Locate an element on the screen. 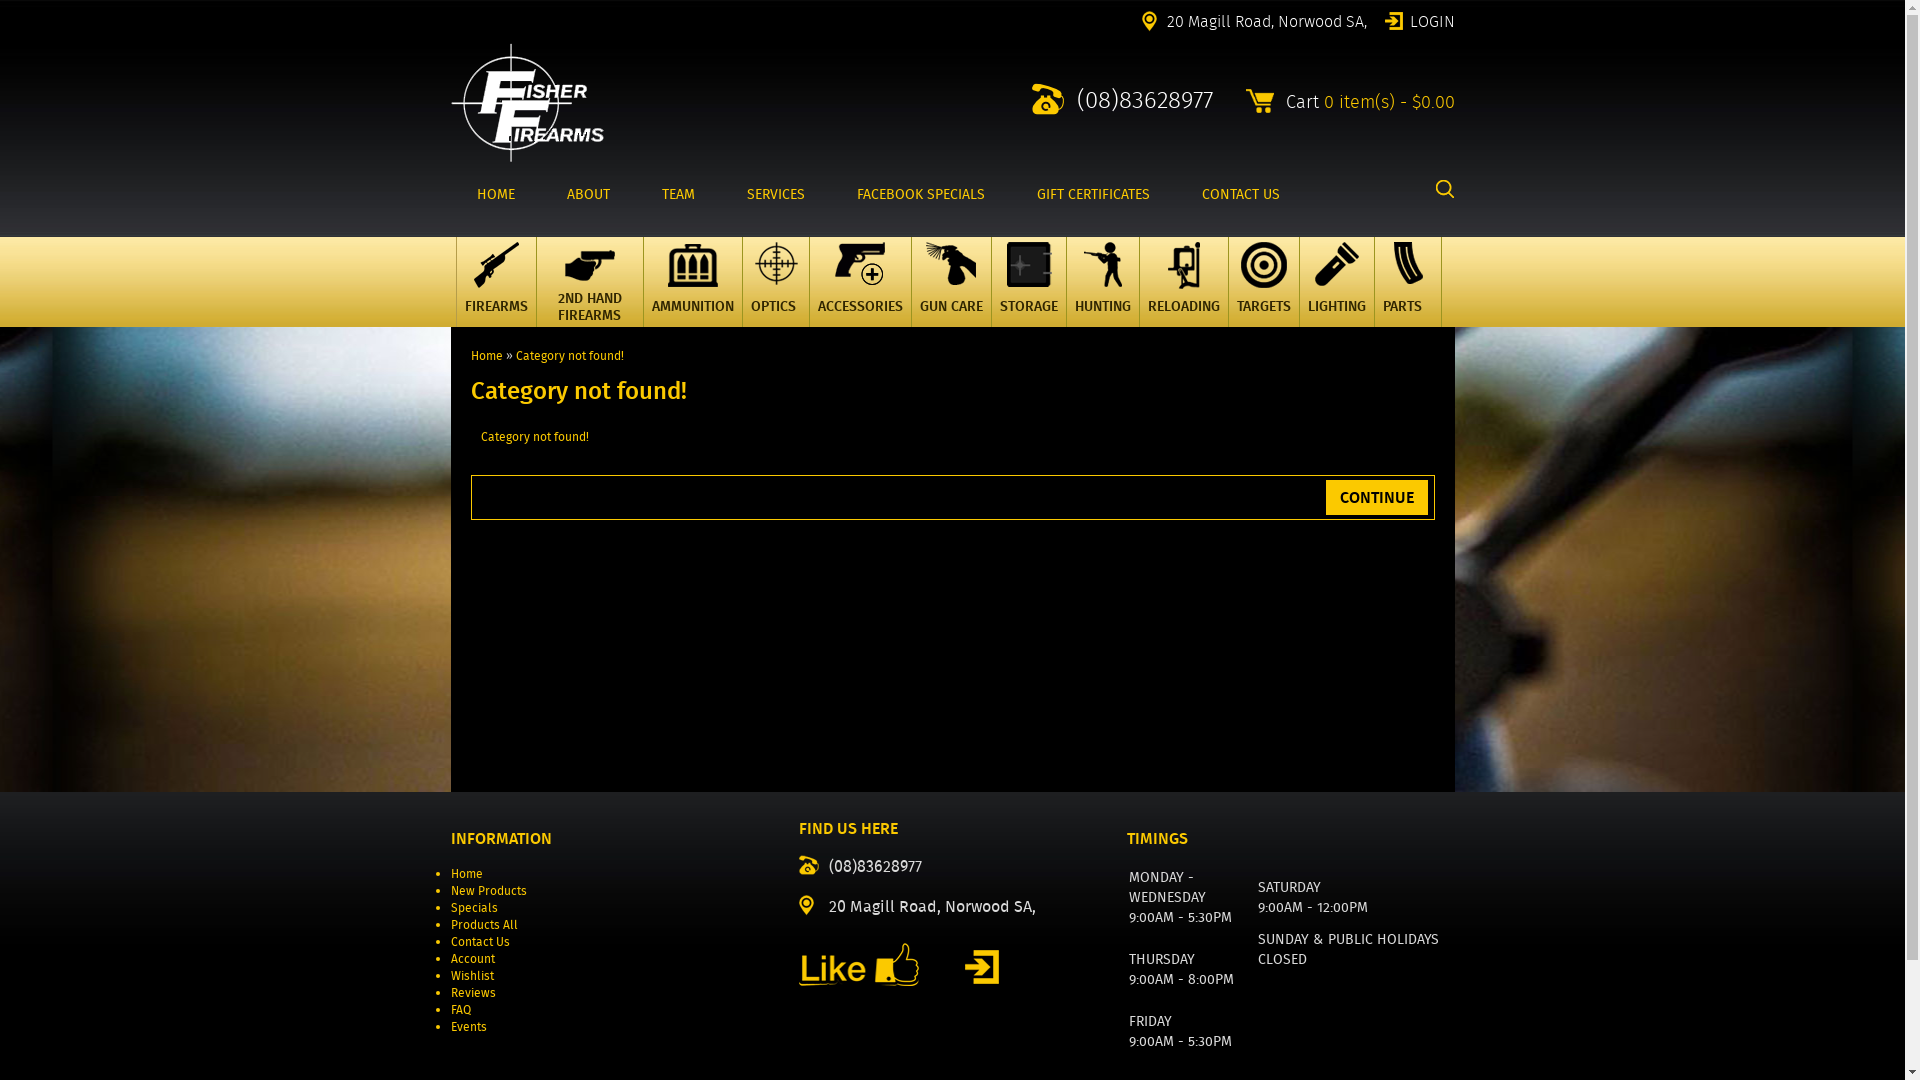 The height and width of the screenshot is (1080, 1920). 'Reviews' is located at coordinates (471, 992).